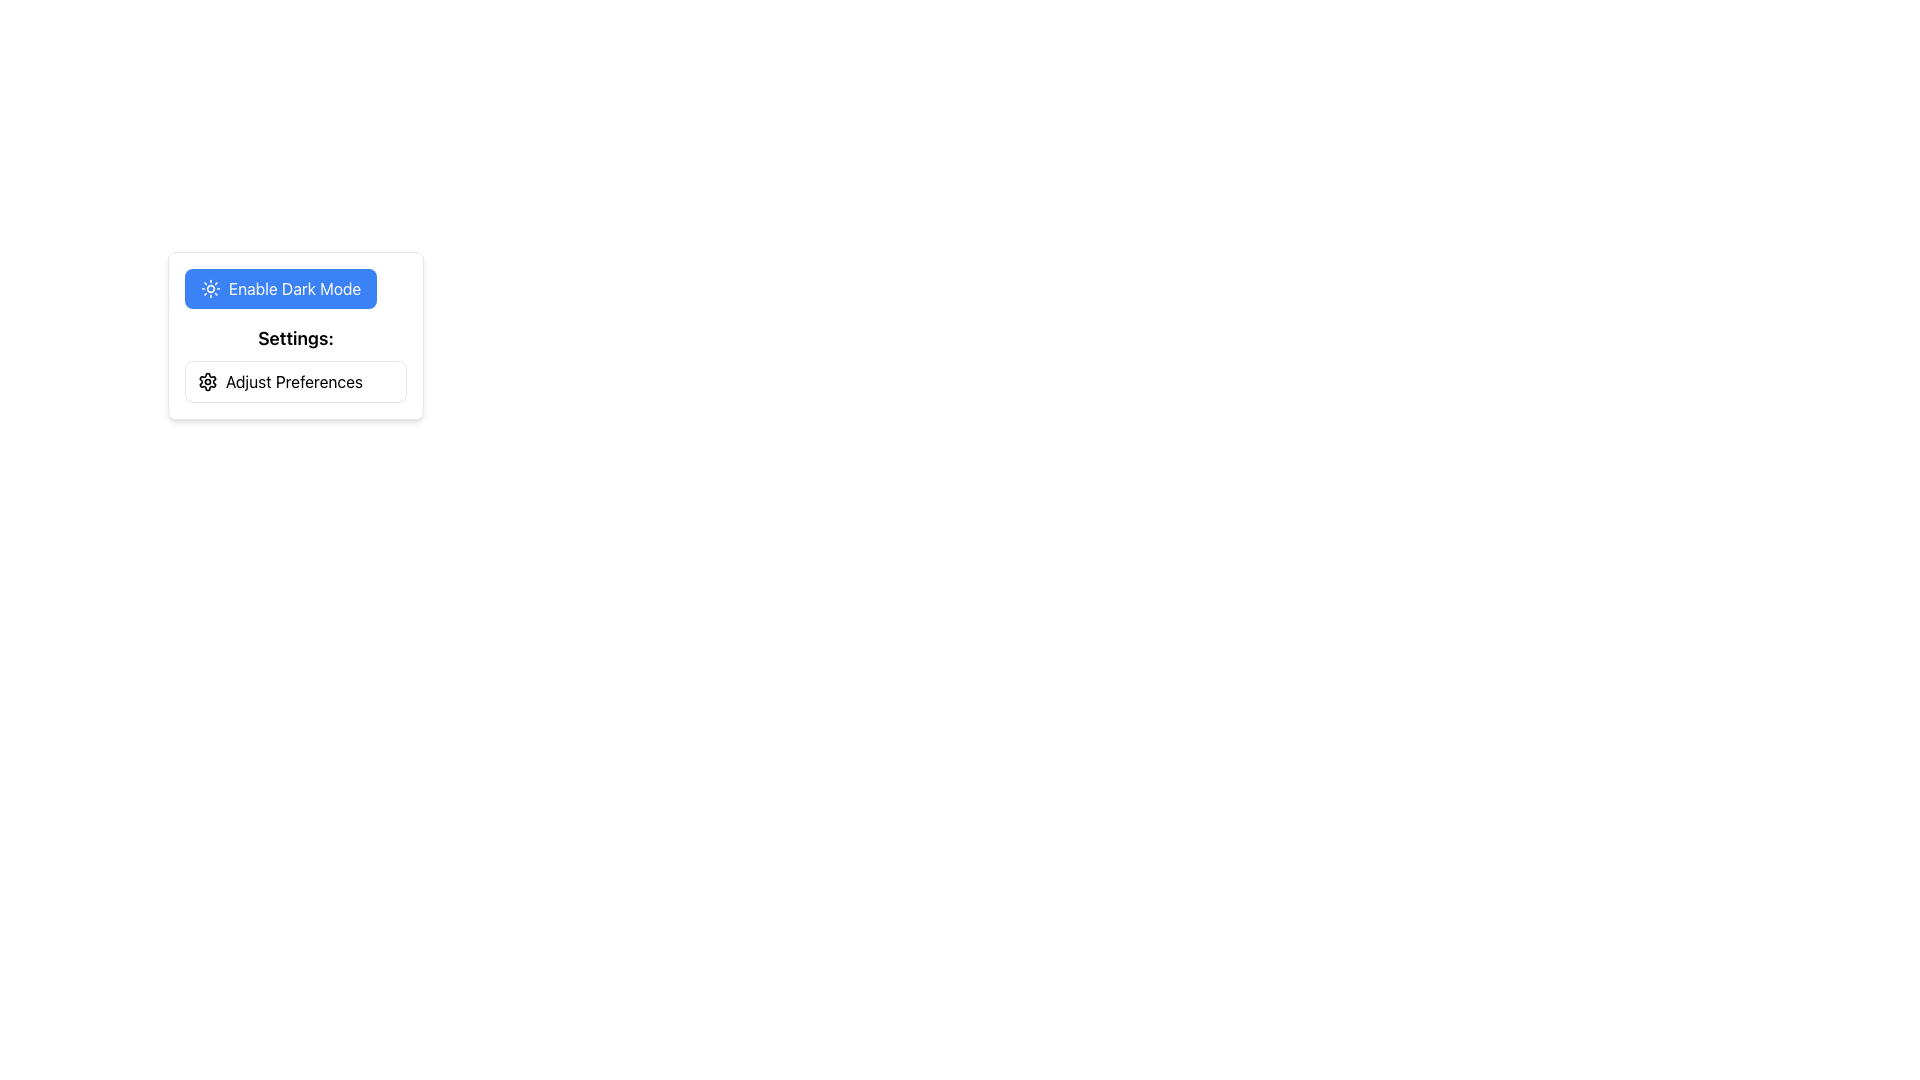 The image size is (1920, 1080). Describe the element at coordinates (211, 289) in the screenshot. I see `the brightness icon located to the left of the 'Enable Dark Mode' button, which visually represents the light mode feature` at that location.